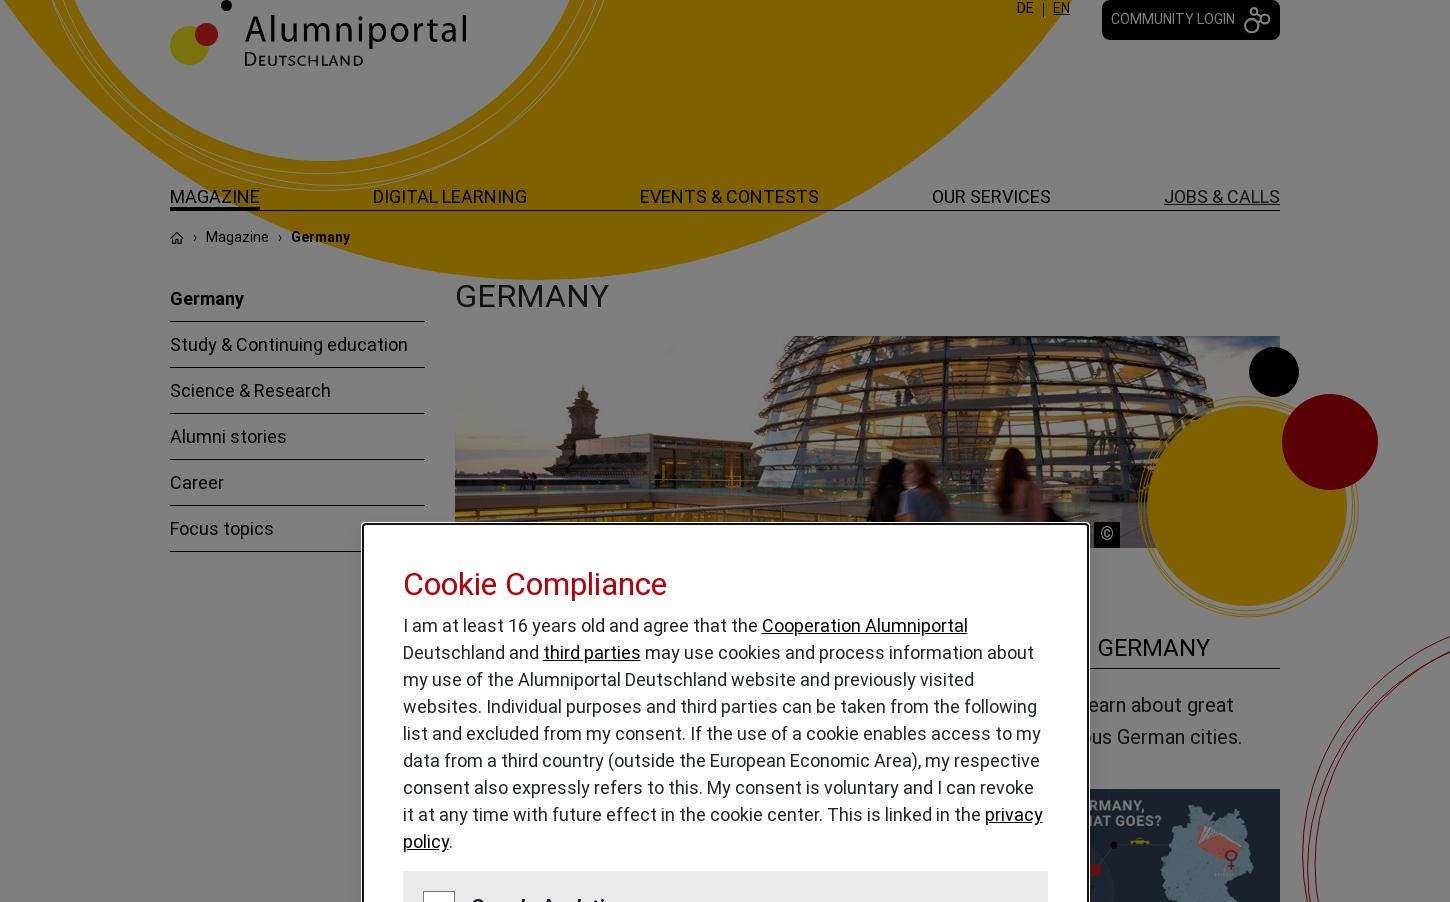 The height and width of the screenshot is (902, 1450). Describe the element at coordinates (288, 342) in the screenshot. I see `'Study & Continuing education'` at that location.